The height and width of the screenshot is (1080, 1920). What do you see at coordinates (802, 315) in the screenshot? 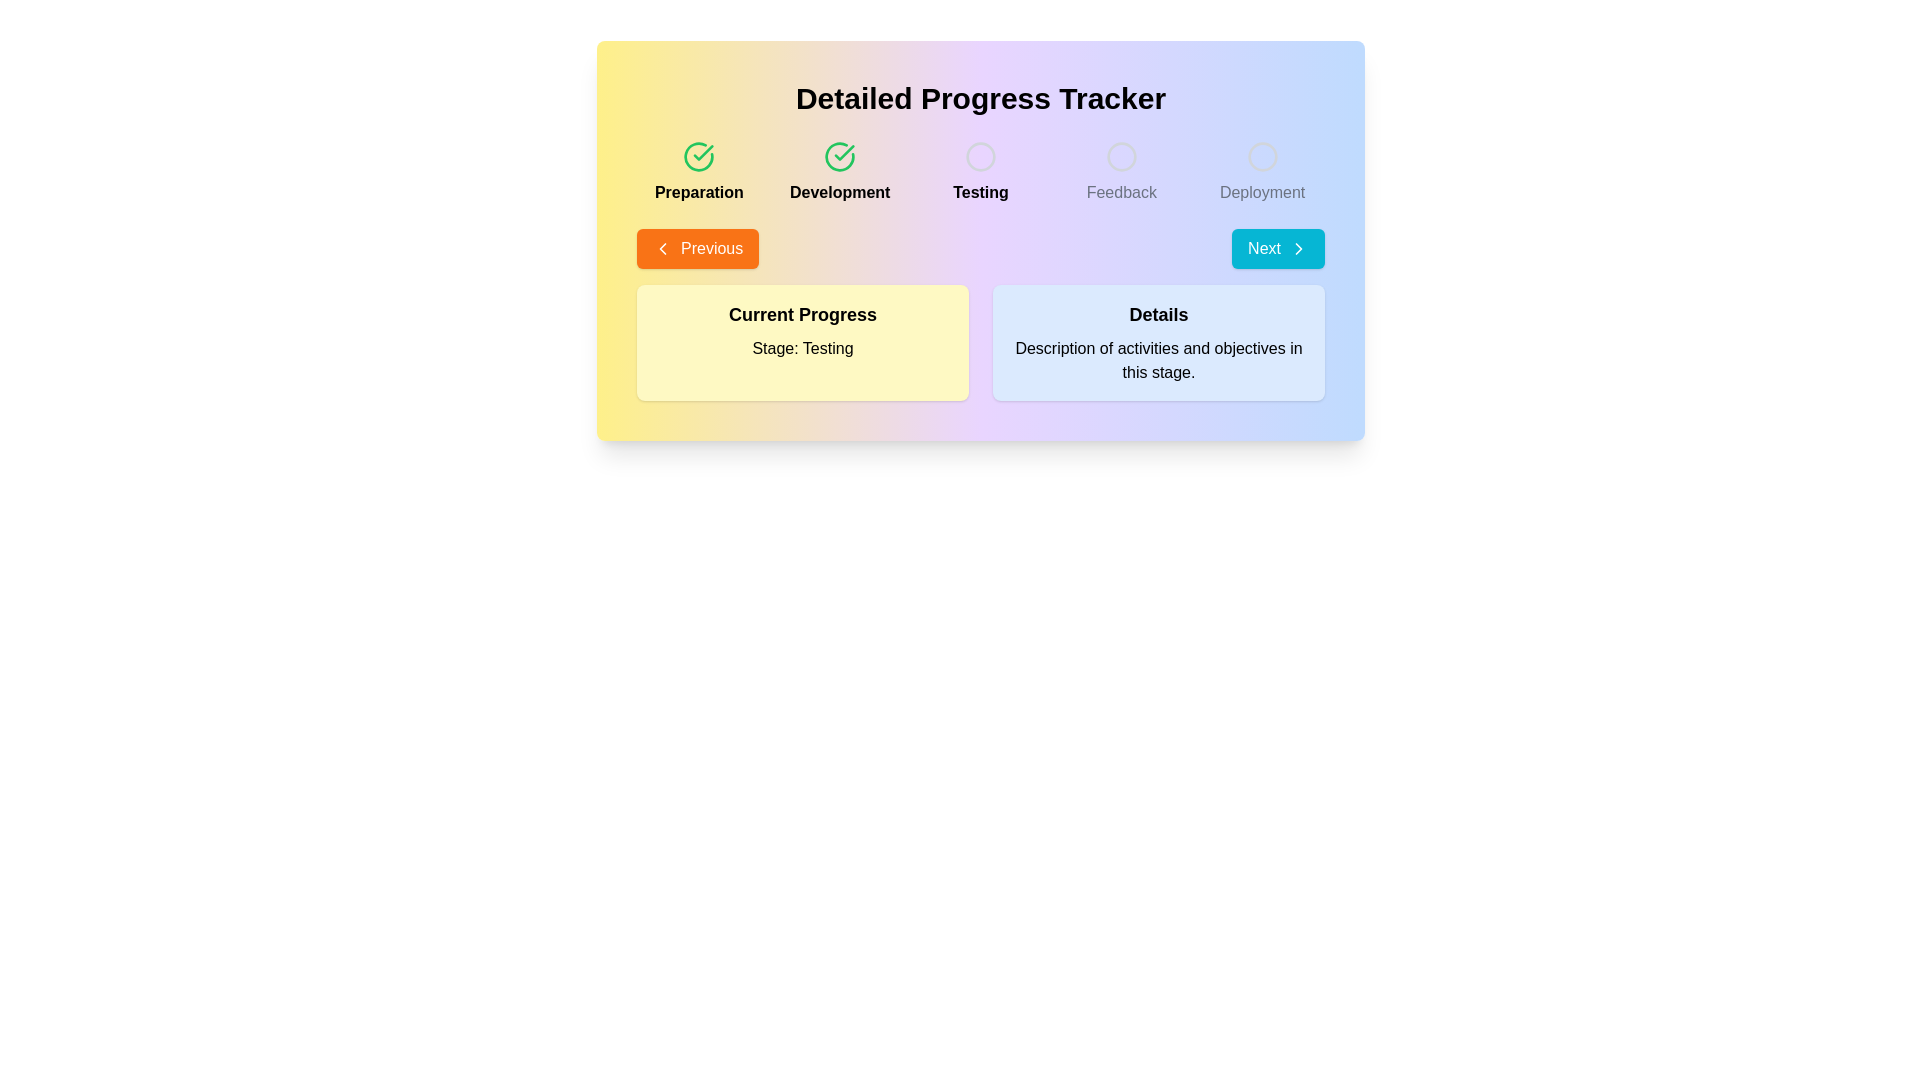
I see `text displayed on the 'Current Progress' label which is in bold, large font with a yellow background` at bounding box center [802, 315].